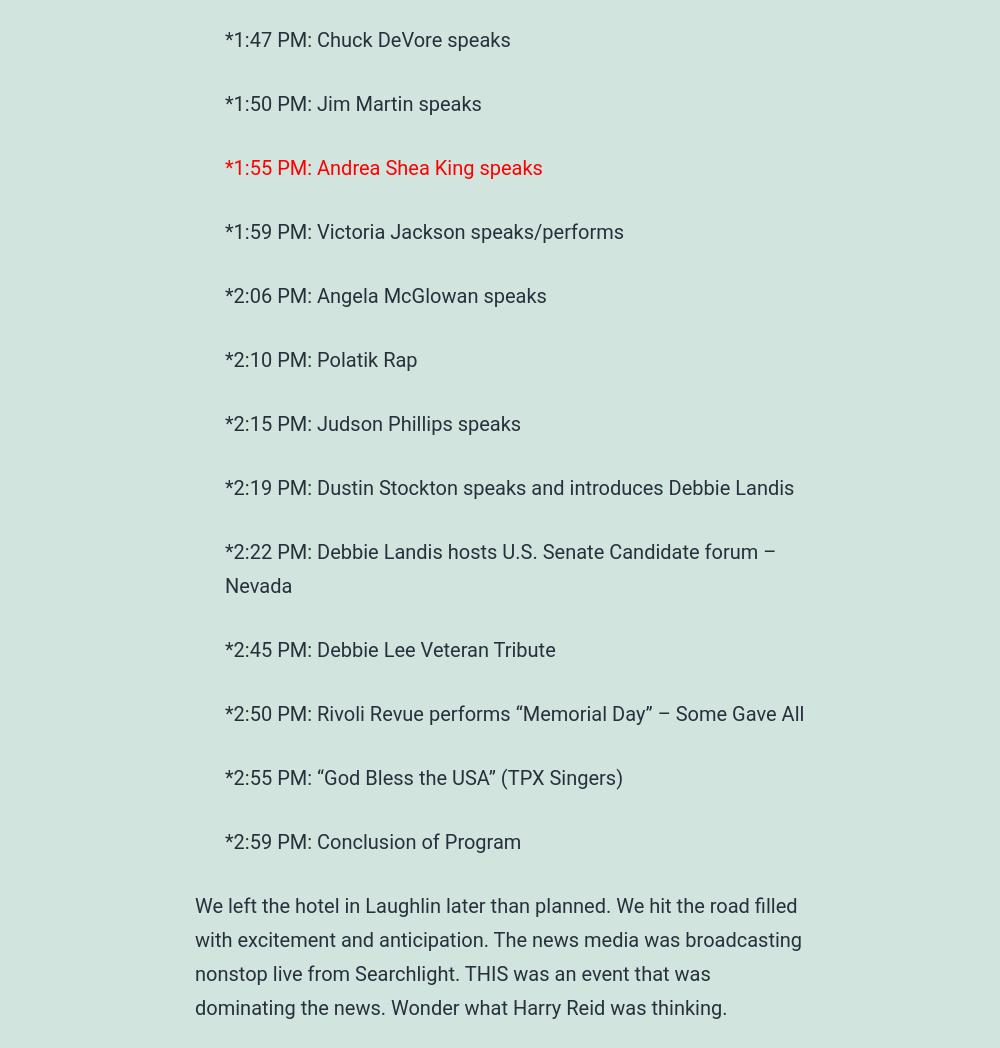  Describe the element at coordinates (224, 167) in the screenshot. I see `'*1:55 PM: Andrea Shea King speaks'` at that location.